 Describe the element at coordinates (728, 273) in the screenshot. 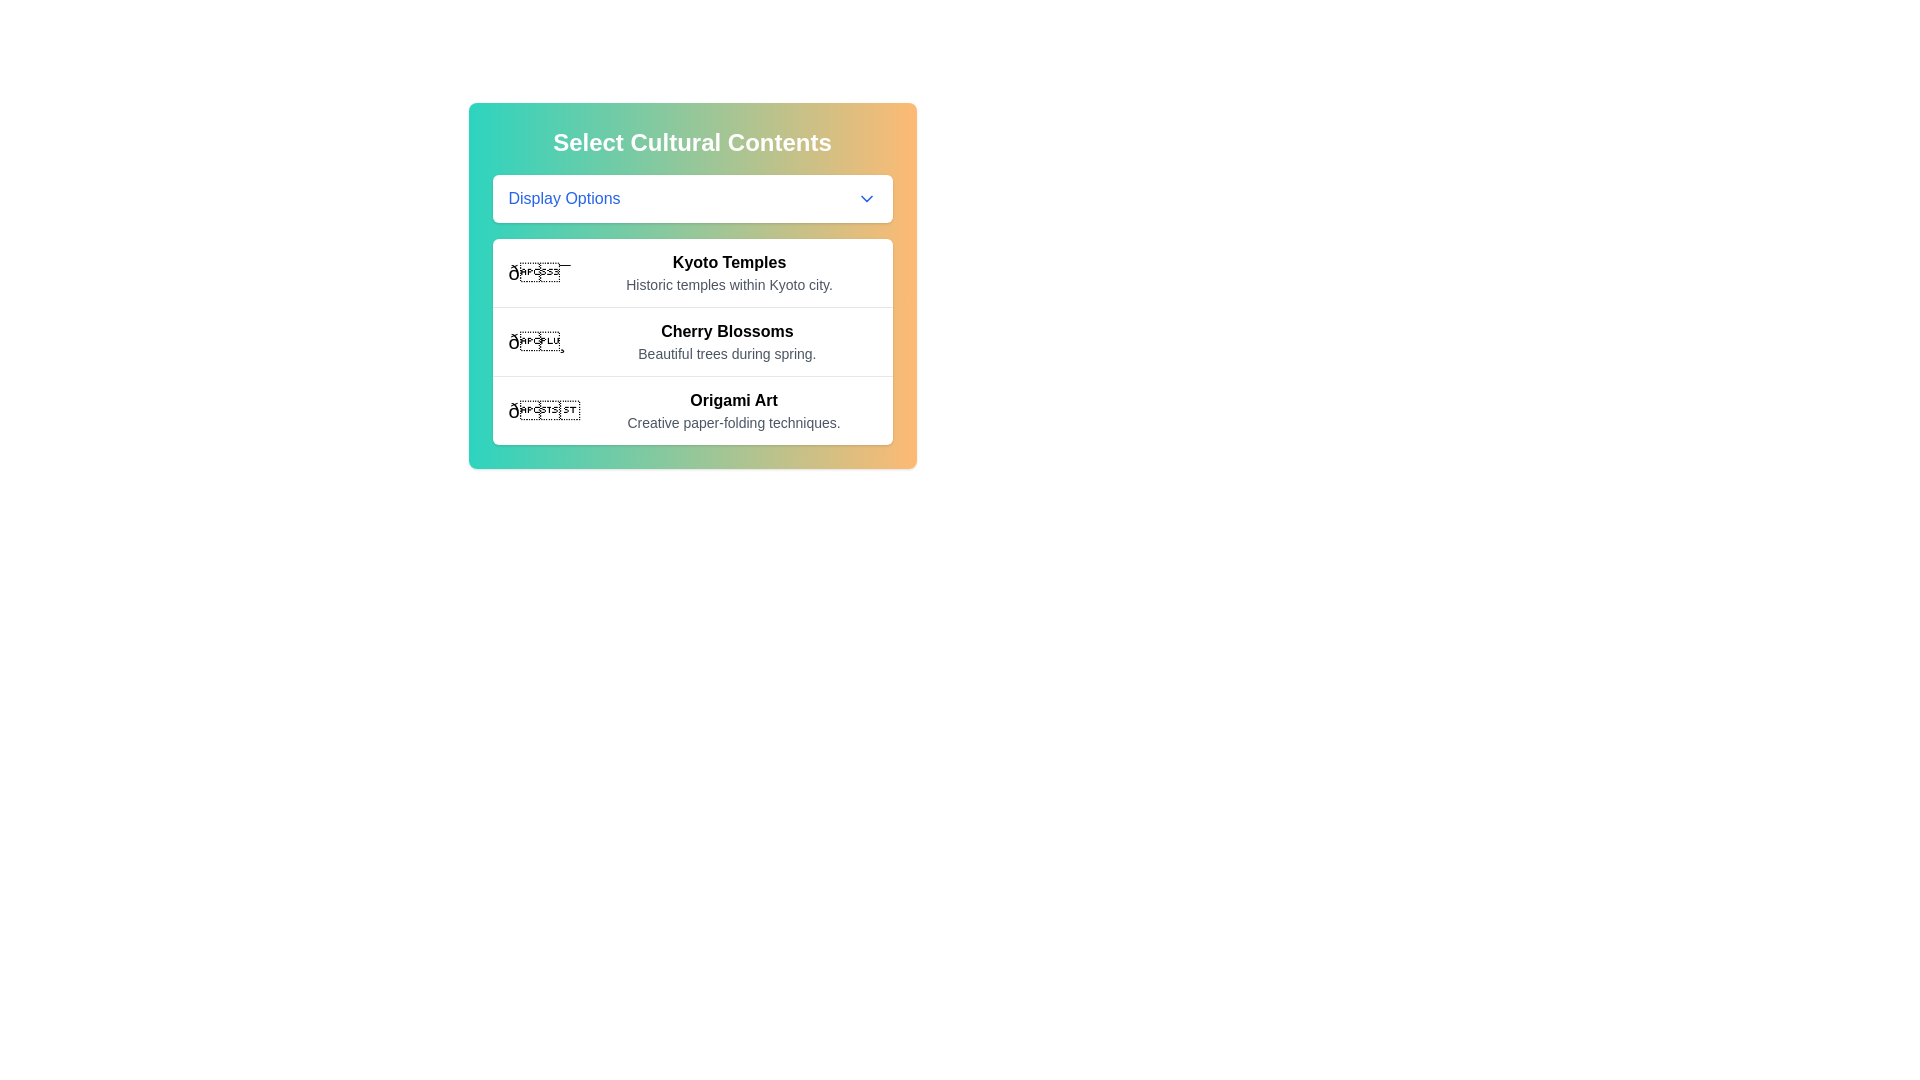

I see `the text block titled 'Kyoto Temples' which contains the description 'Historic temples within Kyoto city.'` at that location.